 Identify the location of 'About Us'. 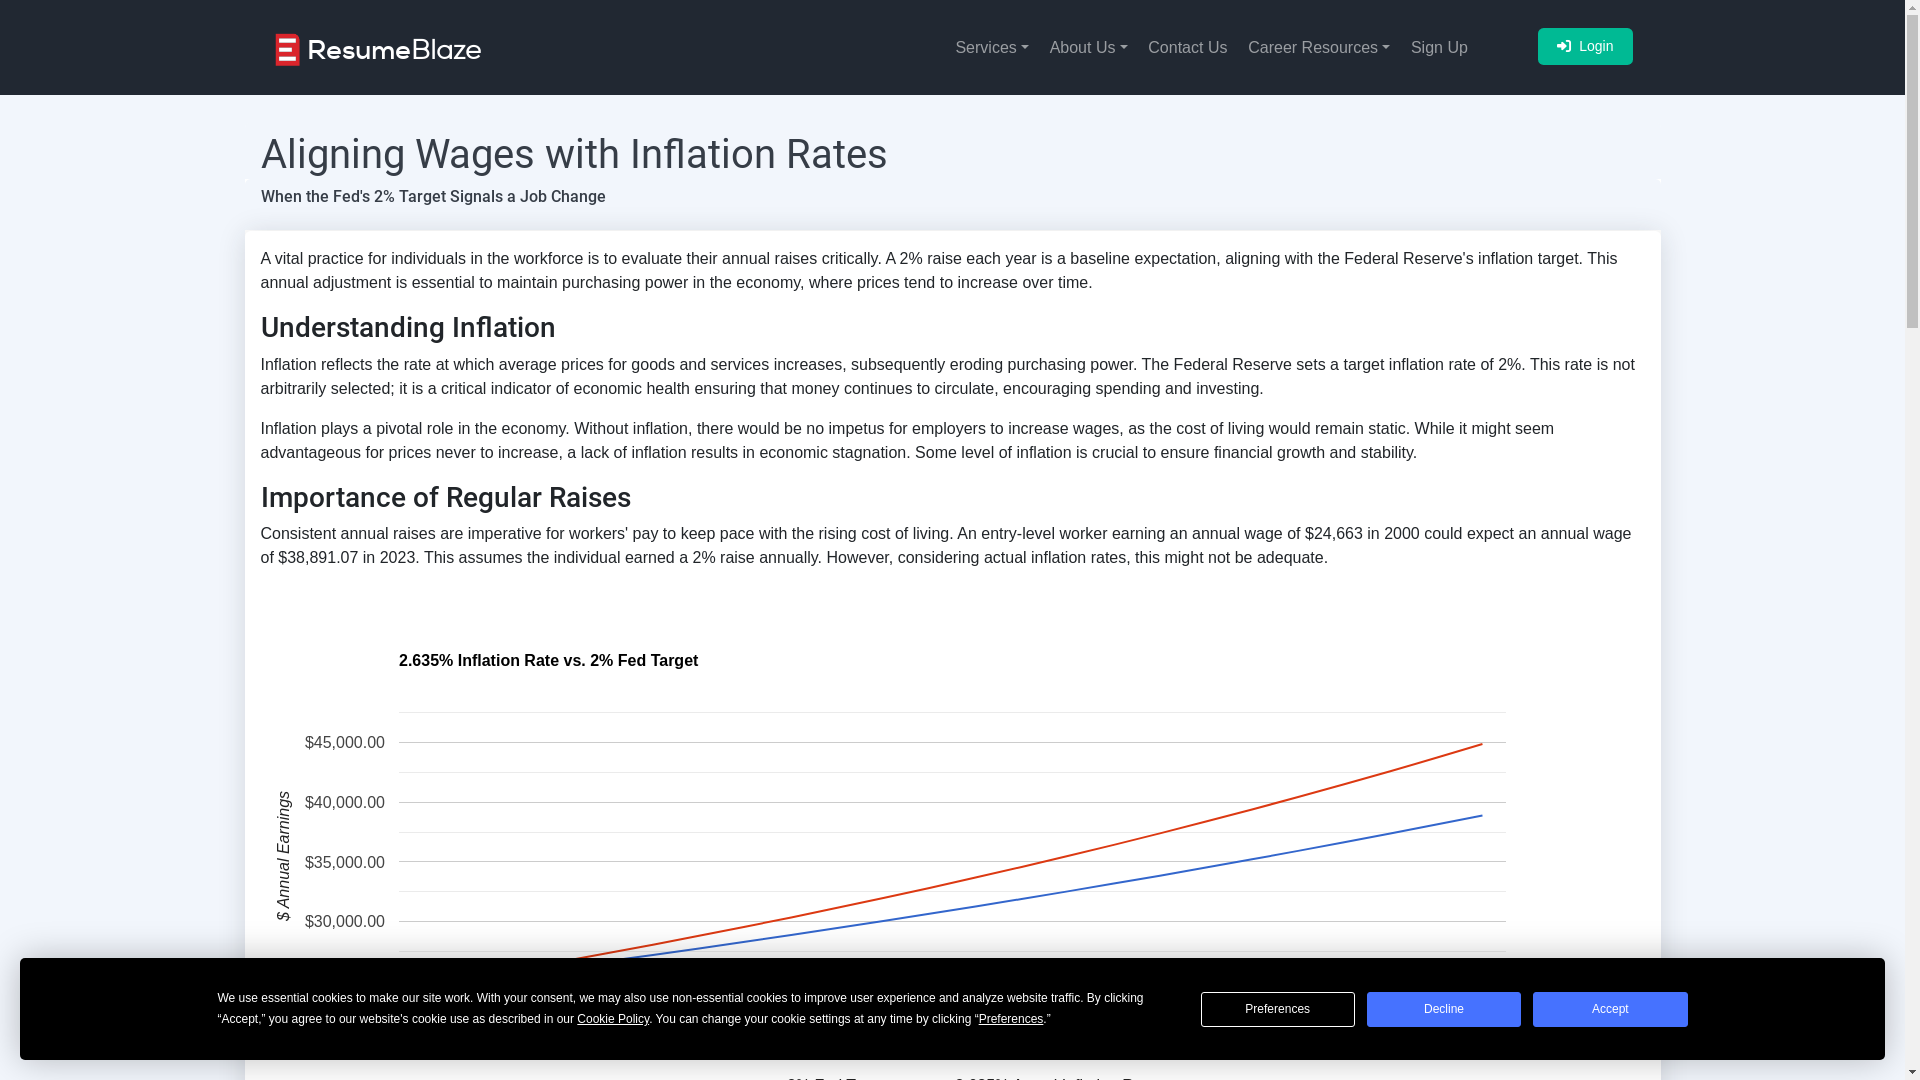
(1078, 46).